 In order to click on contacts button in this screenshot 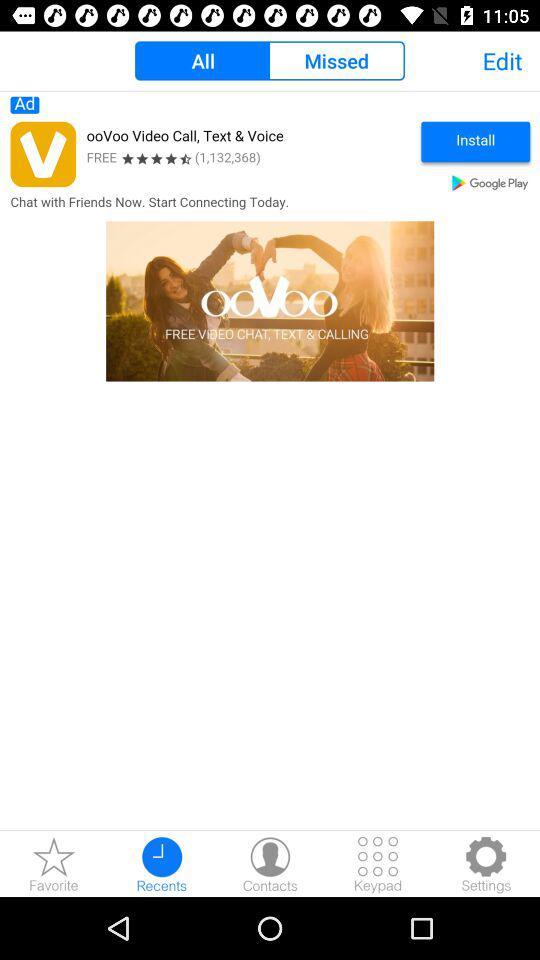, I will do `click(270, 863)`.